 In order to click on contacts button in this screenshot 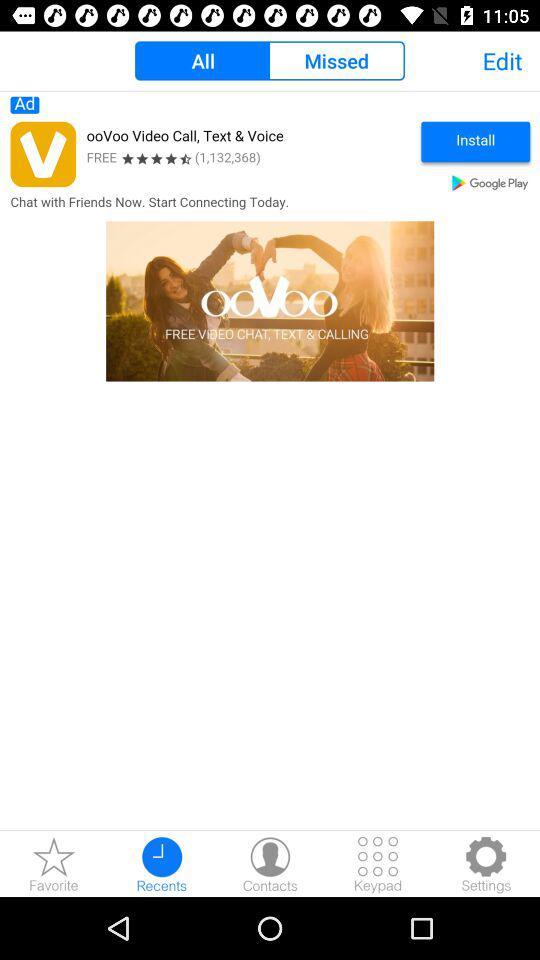, I will do `click(270, 863)`.